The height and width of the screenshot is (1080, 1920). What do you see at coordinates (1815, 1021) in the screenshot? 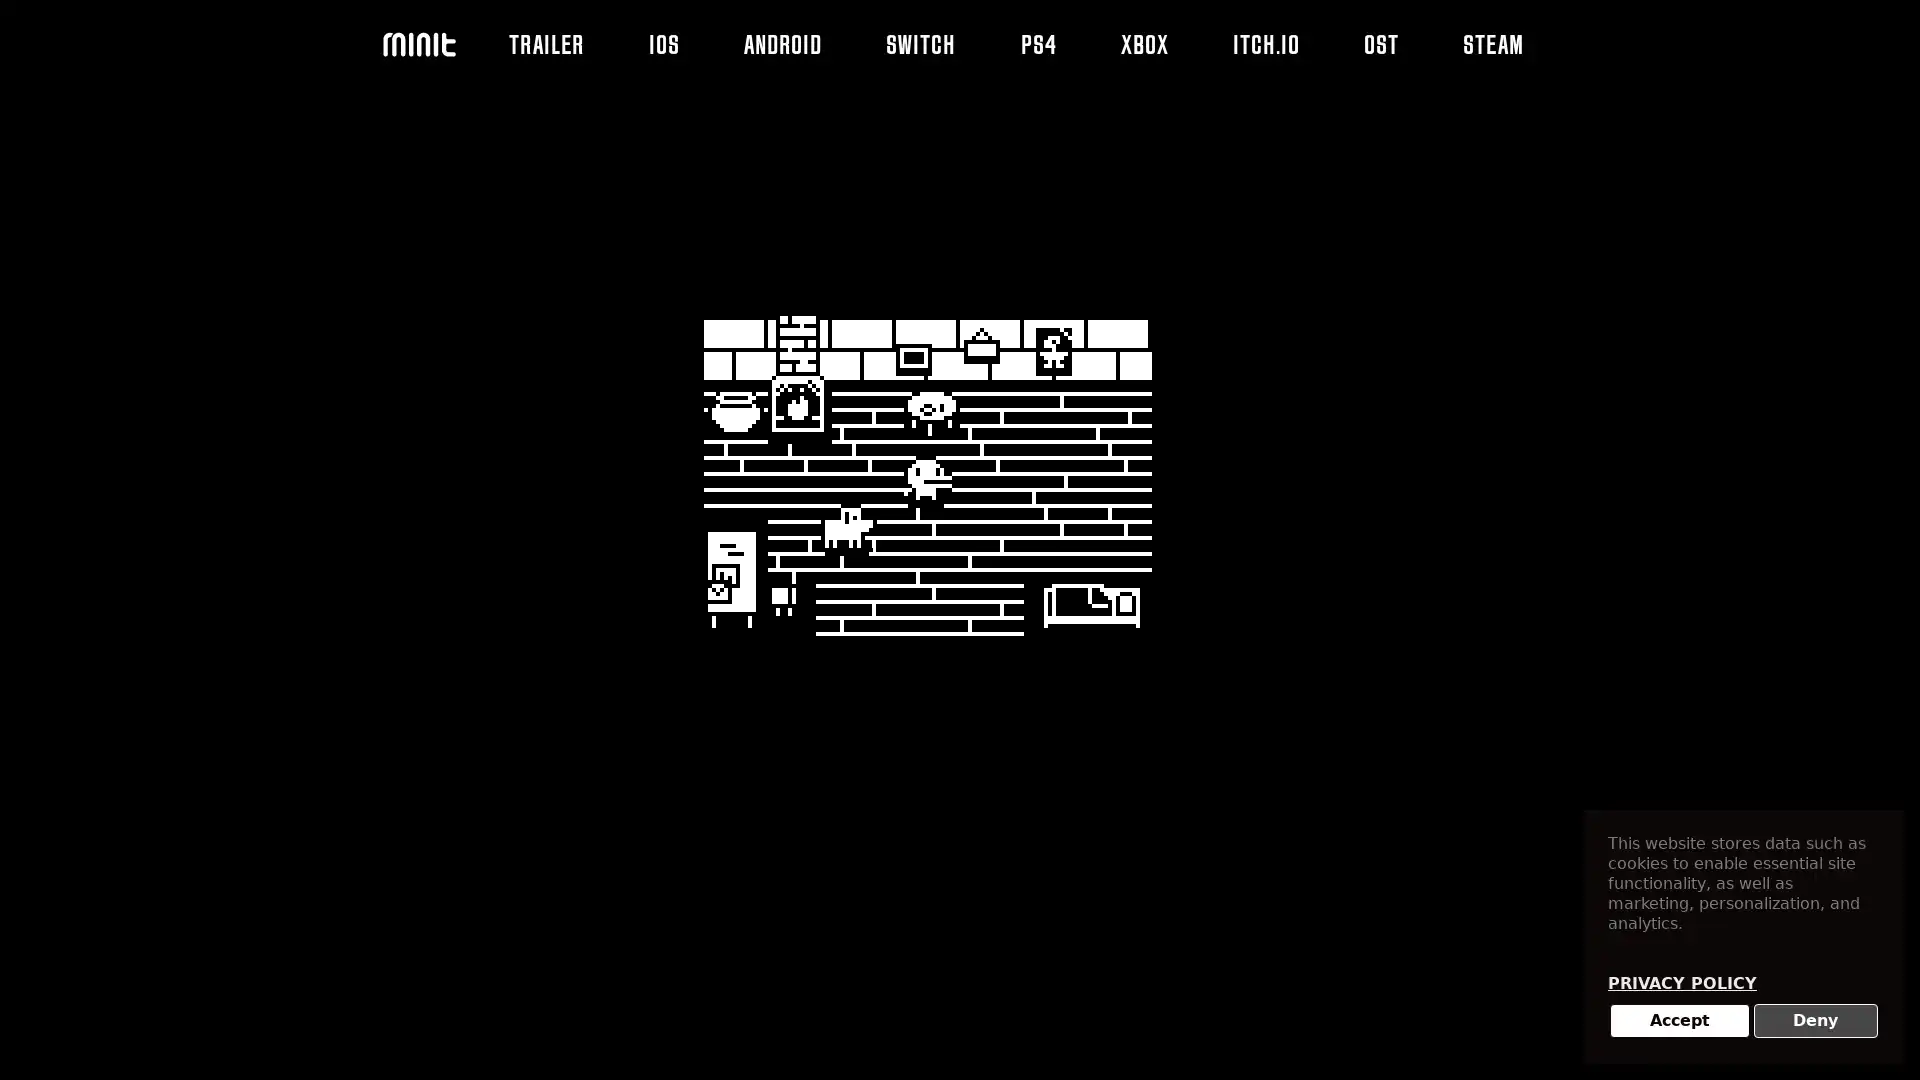
I see `Deny` at bounding box center [1815, 1021].